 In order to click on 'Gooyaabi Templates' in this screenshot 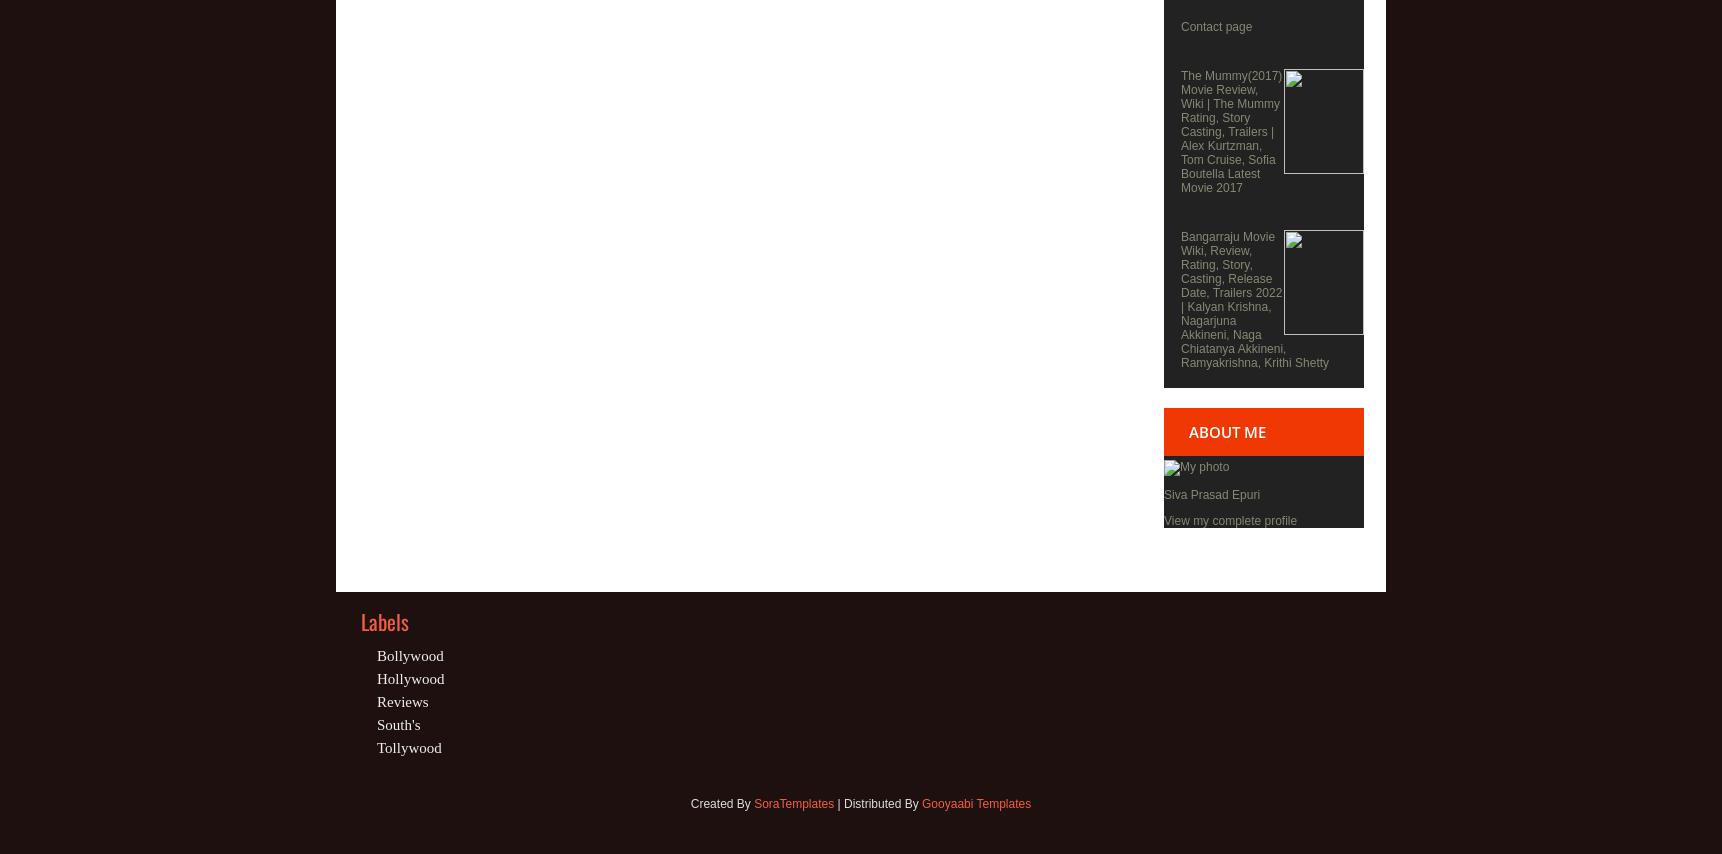, I will do `click(975, 803)`.